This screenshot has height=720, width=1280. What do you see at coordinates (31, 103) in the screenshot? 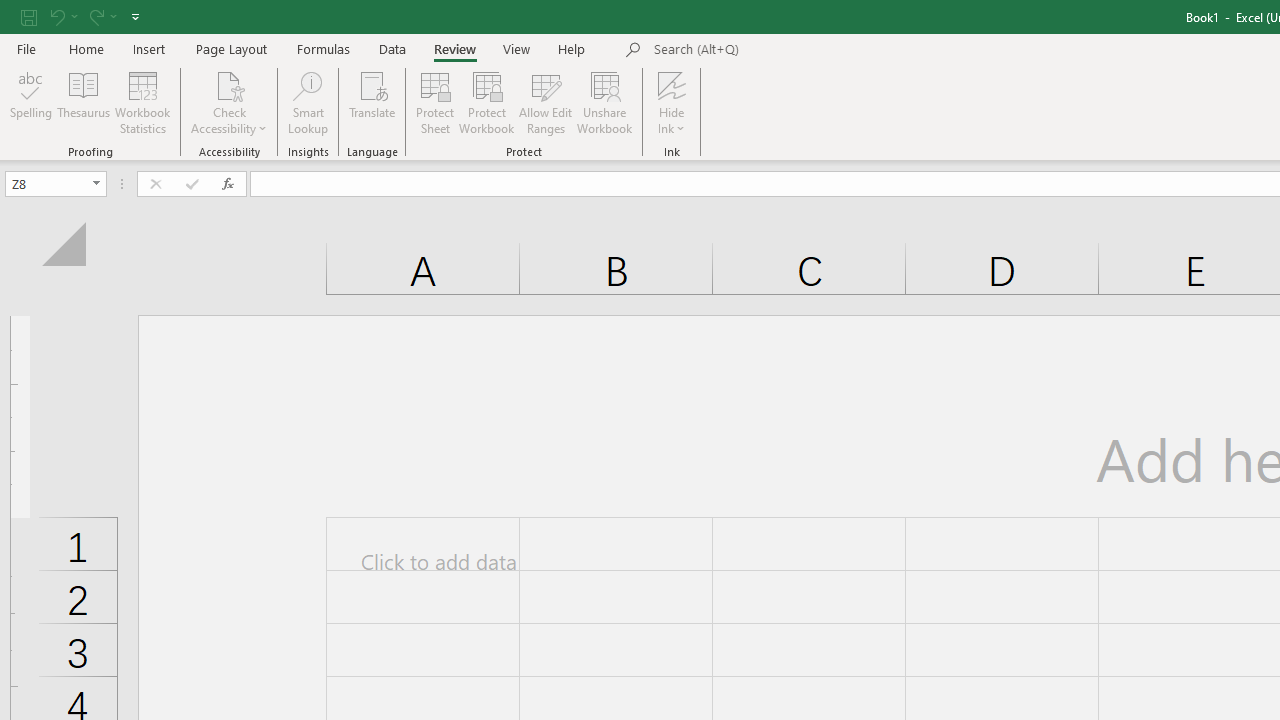
I see `'Spelling...'` at bounding box center [31, 103].